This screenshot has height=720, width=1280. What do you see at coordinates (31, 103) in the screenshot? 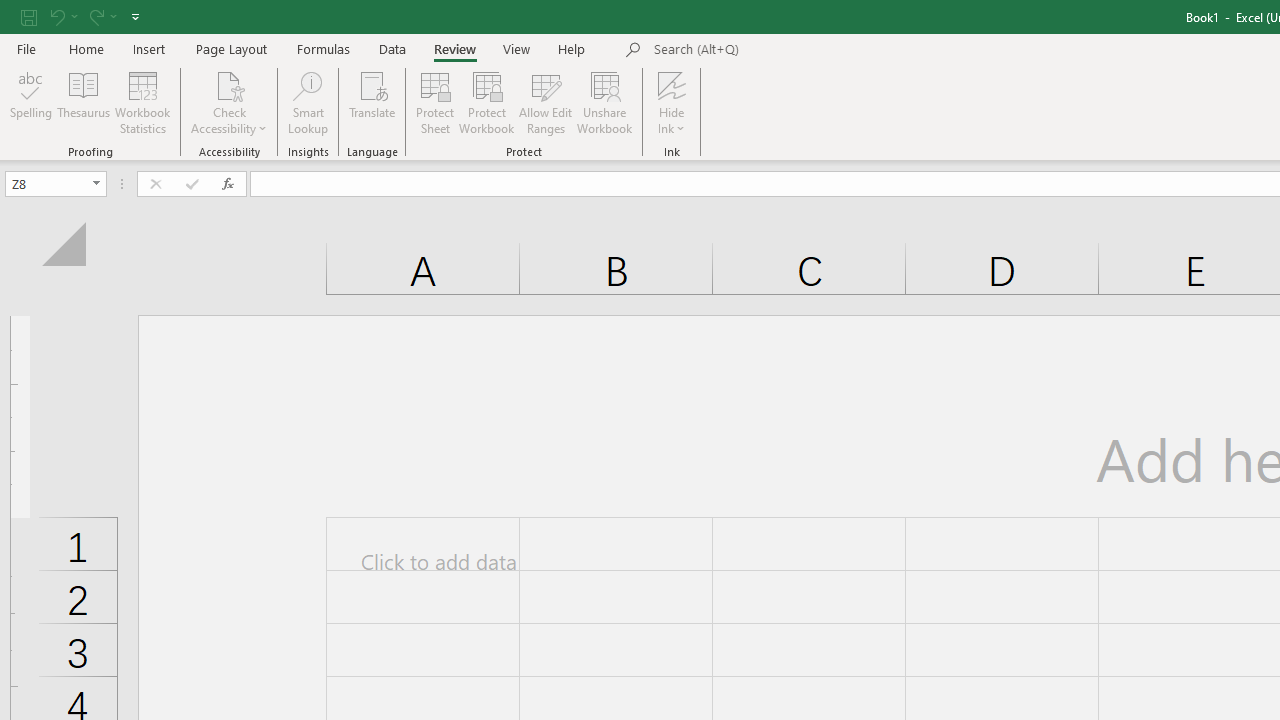
I see `'Spelling...'` at bounding box center [31, 103].